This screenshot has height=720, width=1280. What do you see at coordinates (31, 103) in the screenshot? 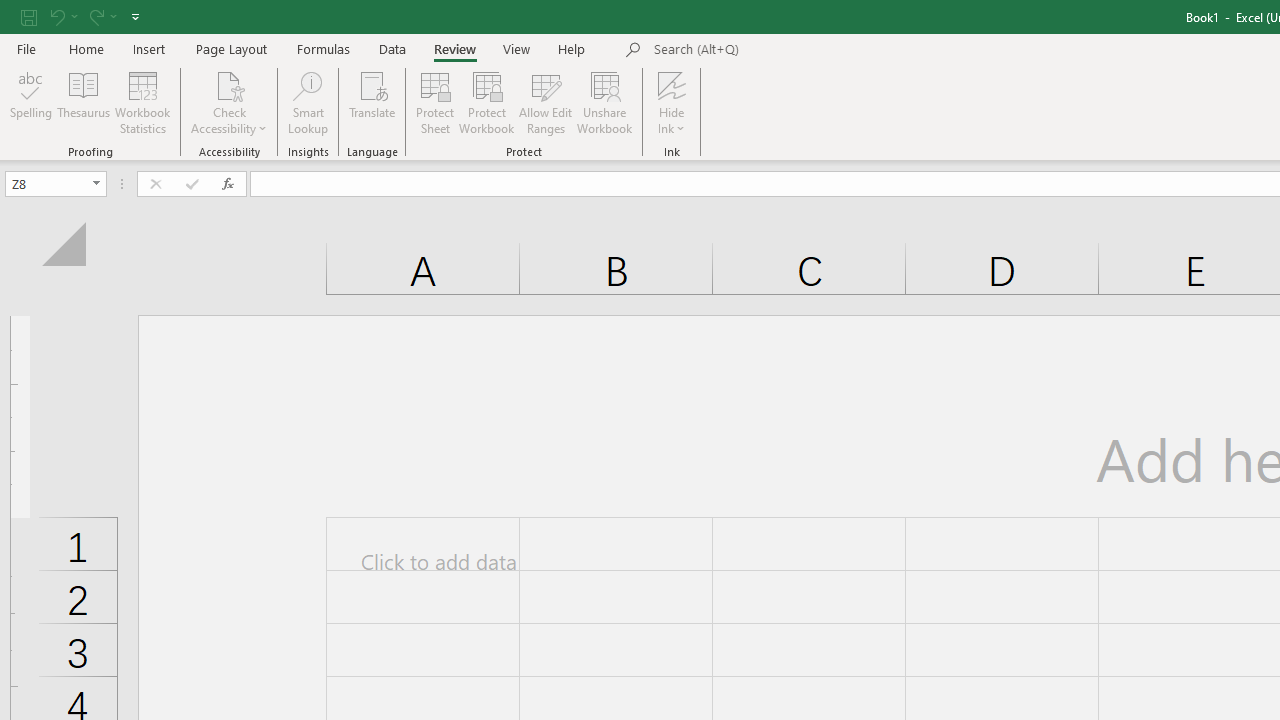
I see `'Spelling...'` at bounding box center [31, 103].